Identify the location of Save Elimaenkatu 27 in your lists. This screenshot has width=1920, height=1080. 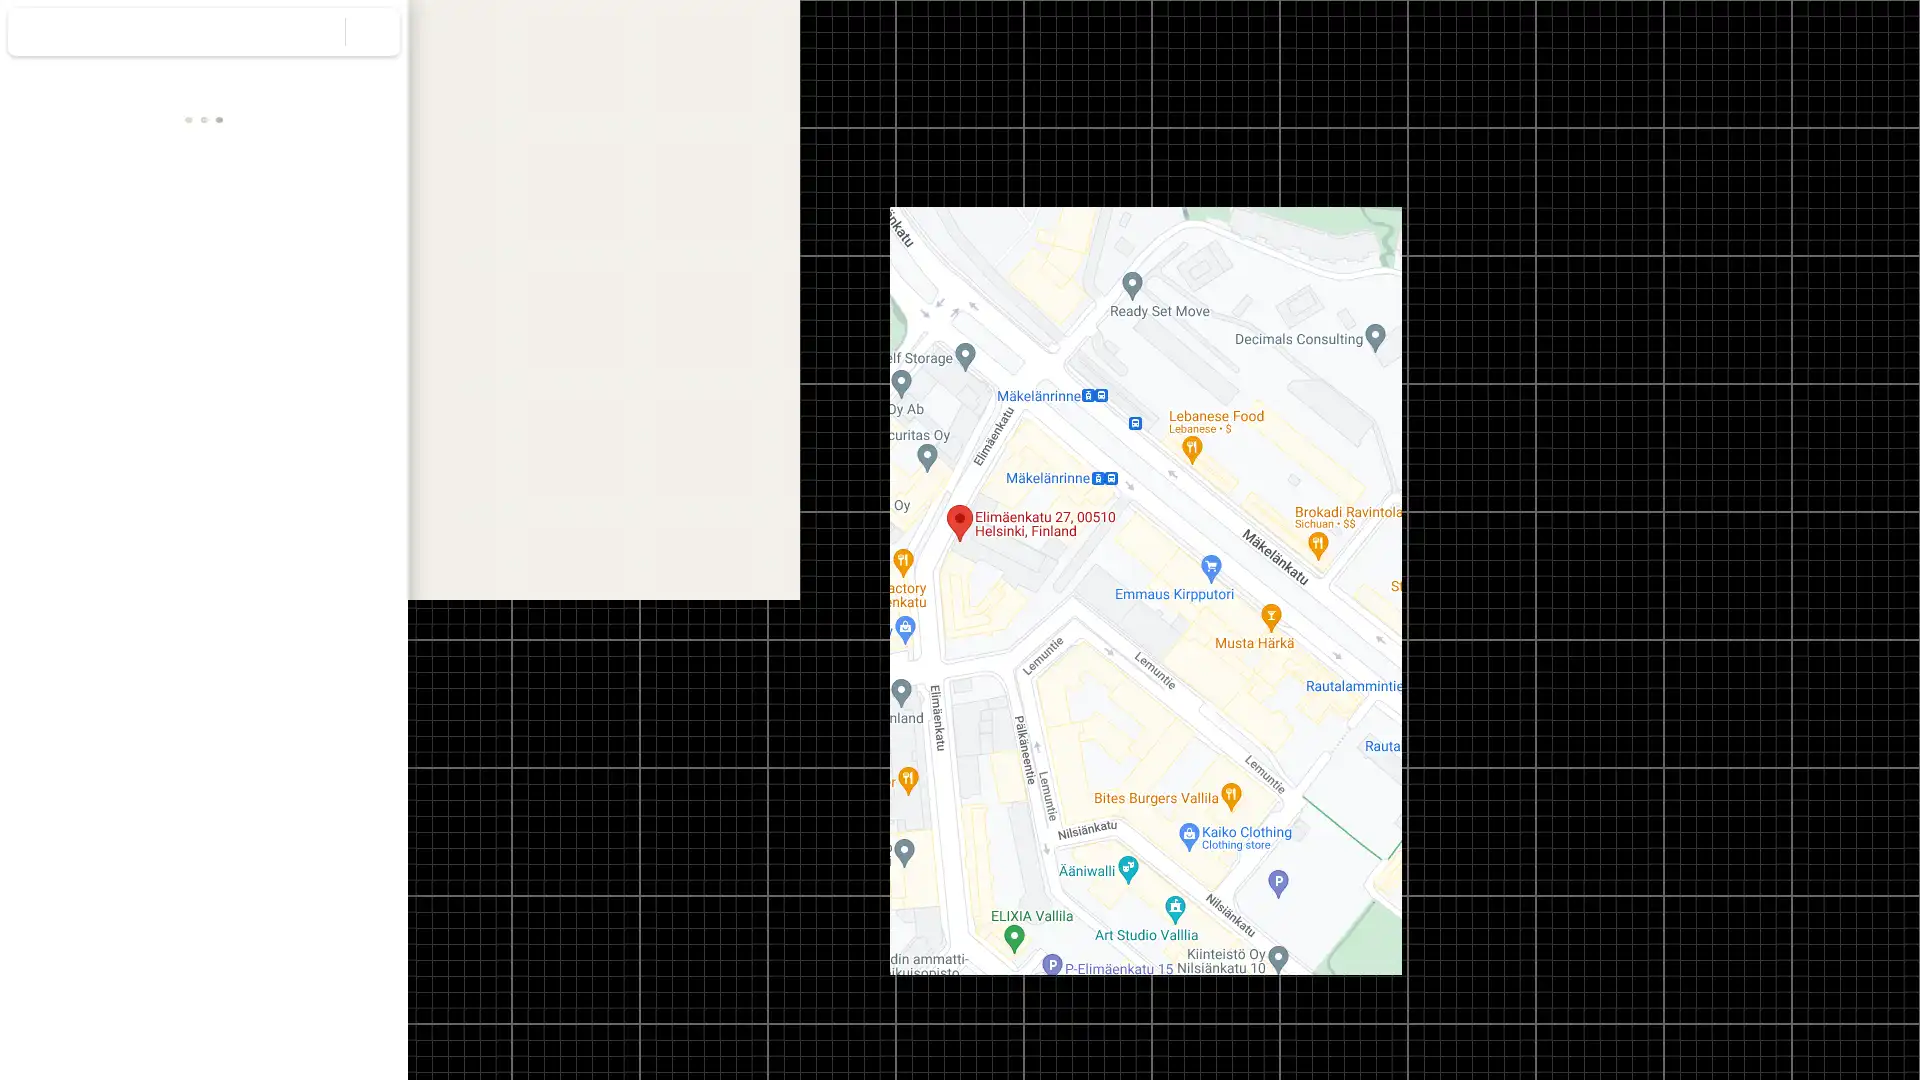
(129, 342).